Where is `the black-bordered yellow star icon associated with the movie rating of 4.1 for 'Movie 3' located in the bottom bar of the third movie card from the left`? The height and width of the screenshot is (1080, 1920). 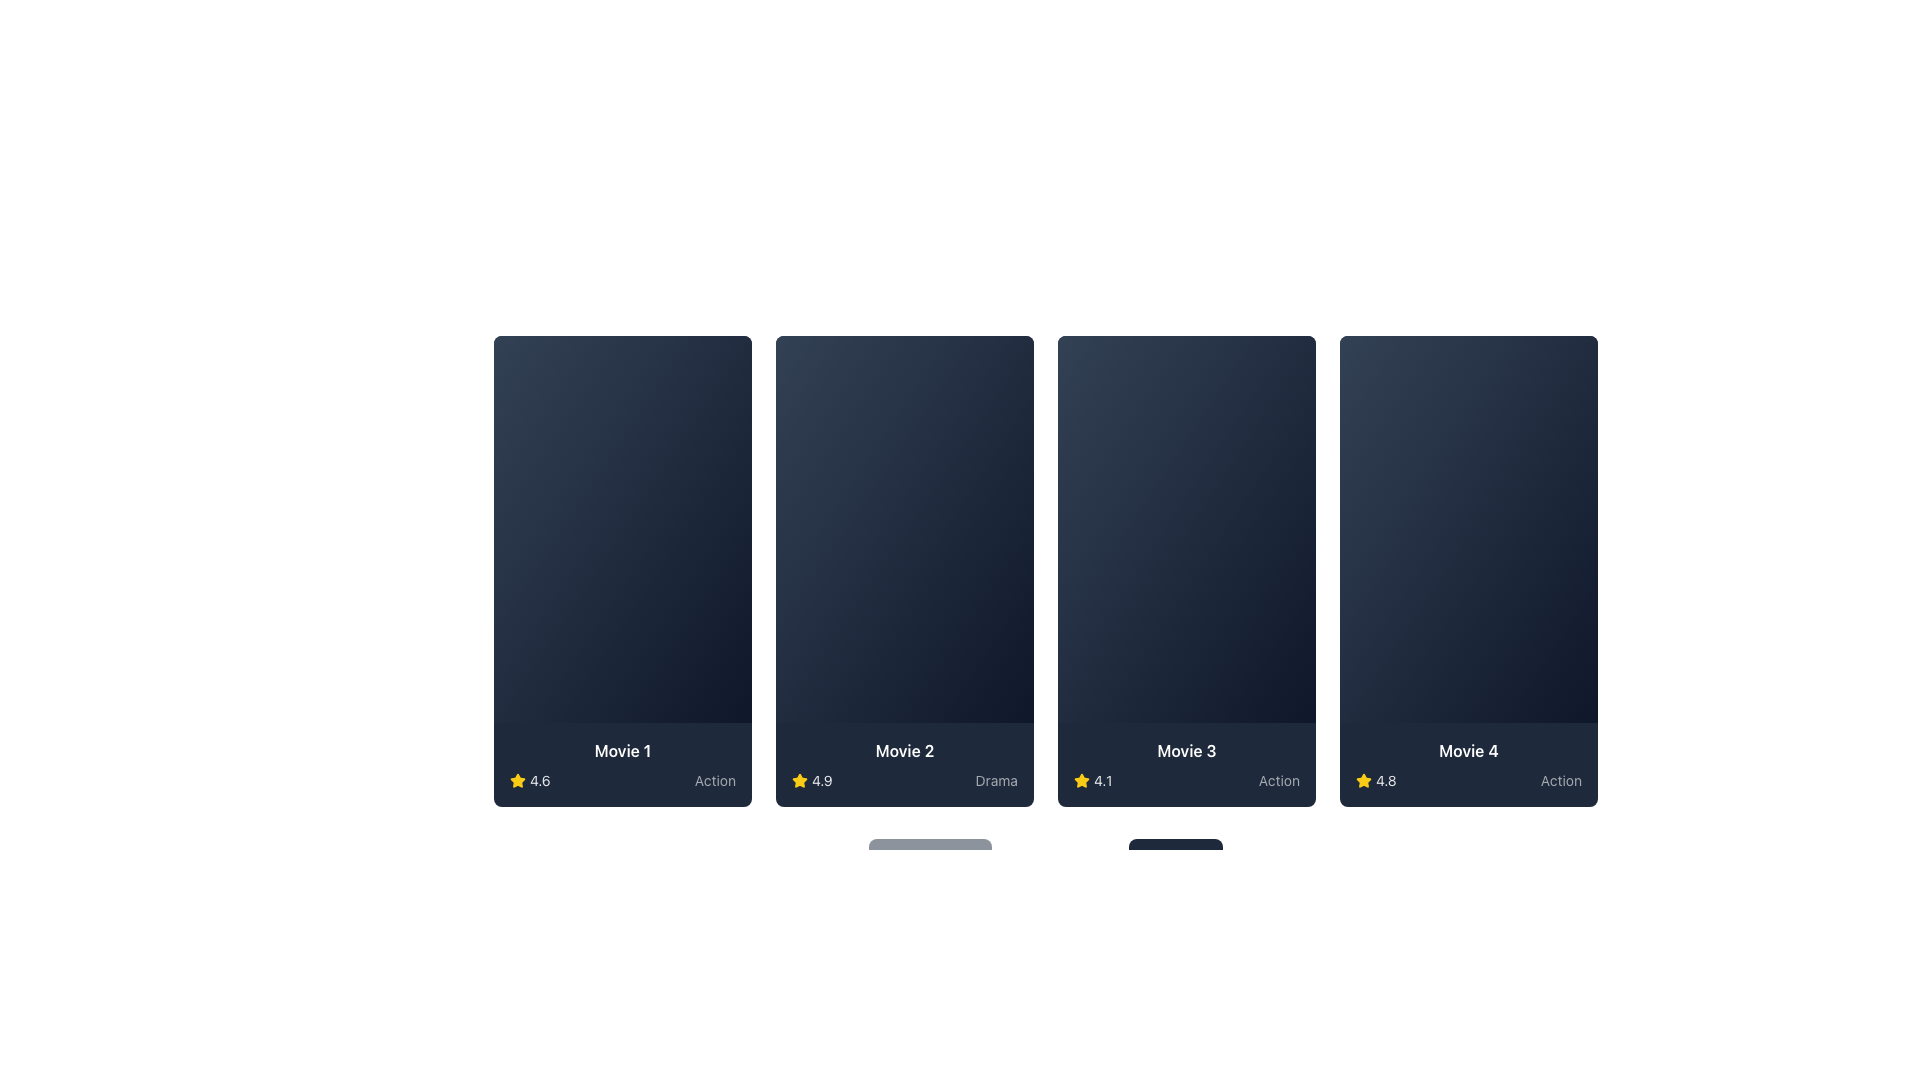 the black-bordered yellow star icon associated with the movie rating of 4.1 for 'Movie 3' located in the bottom bar of the third movie card from the left is located at coordinates (800, 779).